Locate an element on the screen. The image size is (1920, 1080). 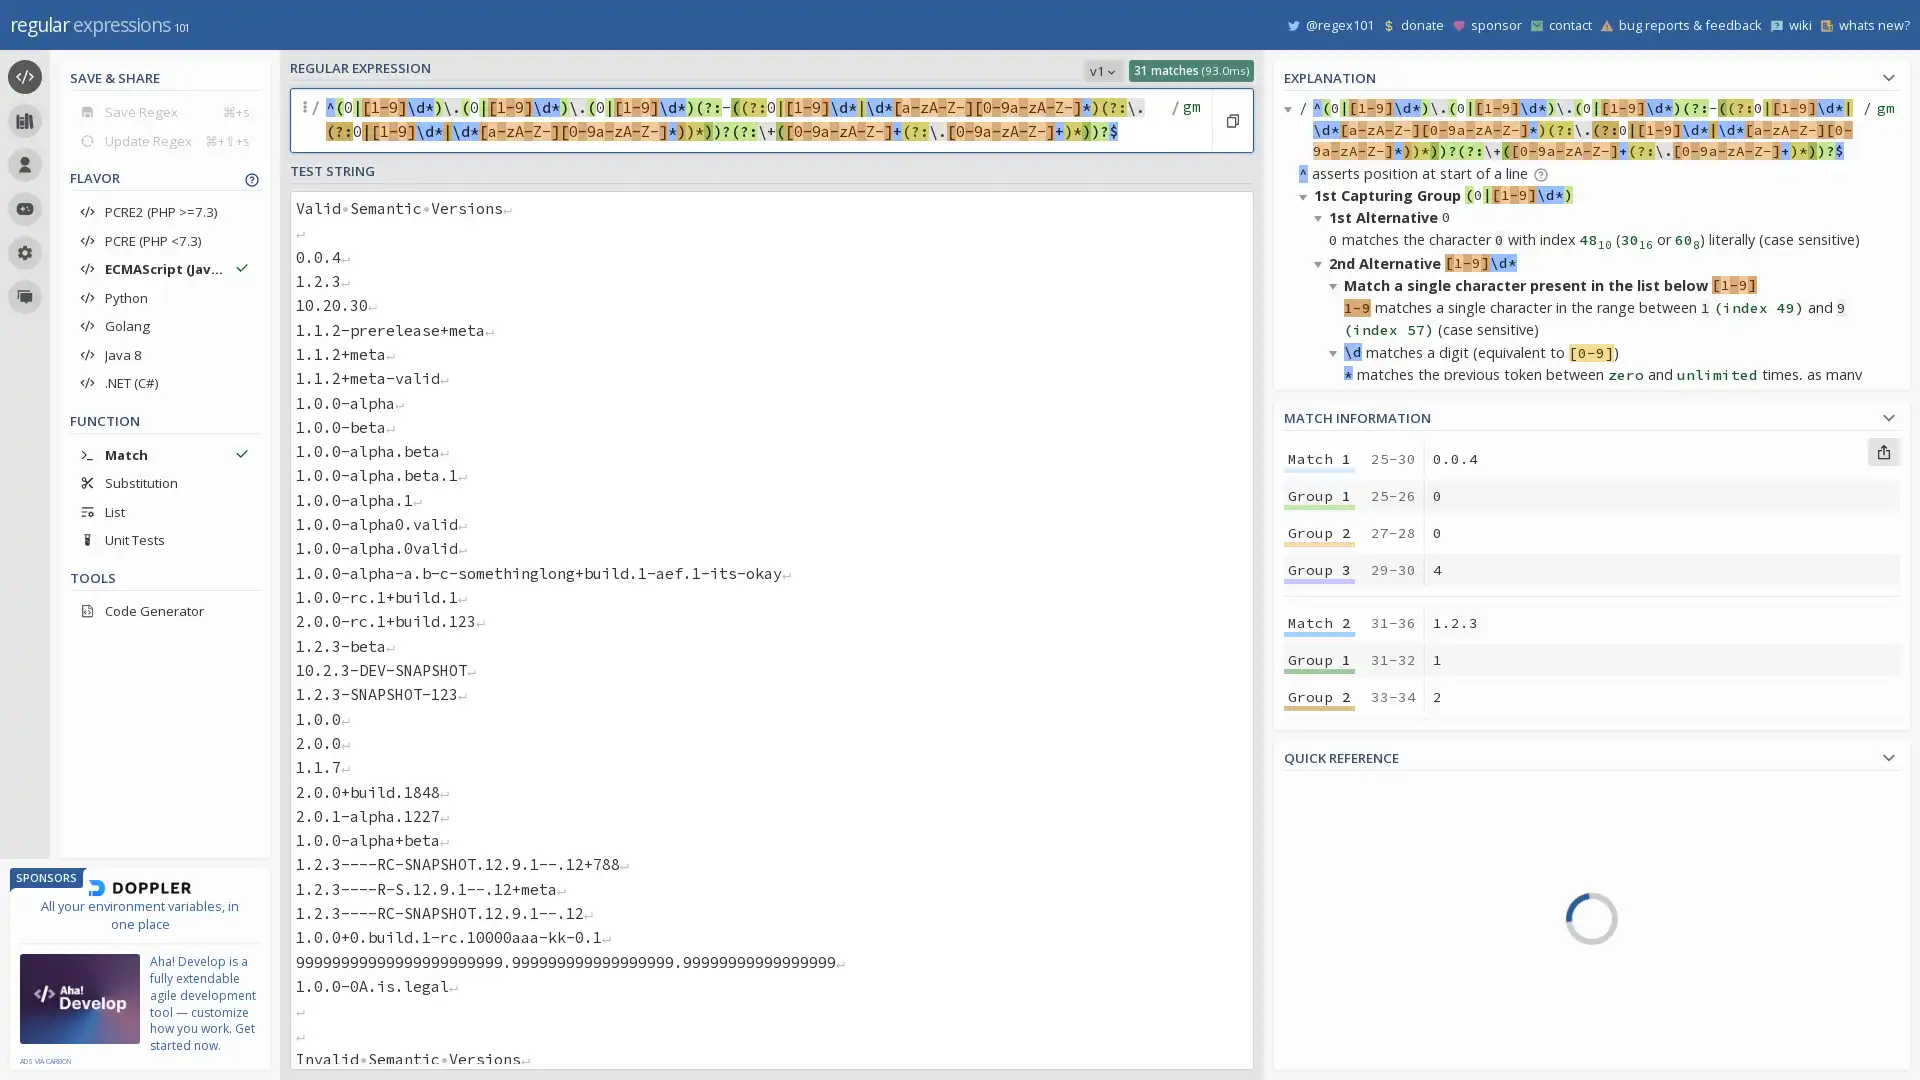
.NET (C#) is located at coordinates (164, 382).